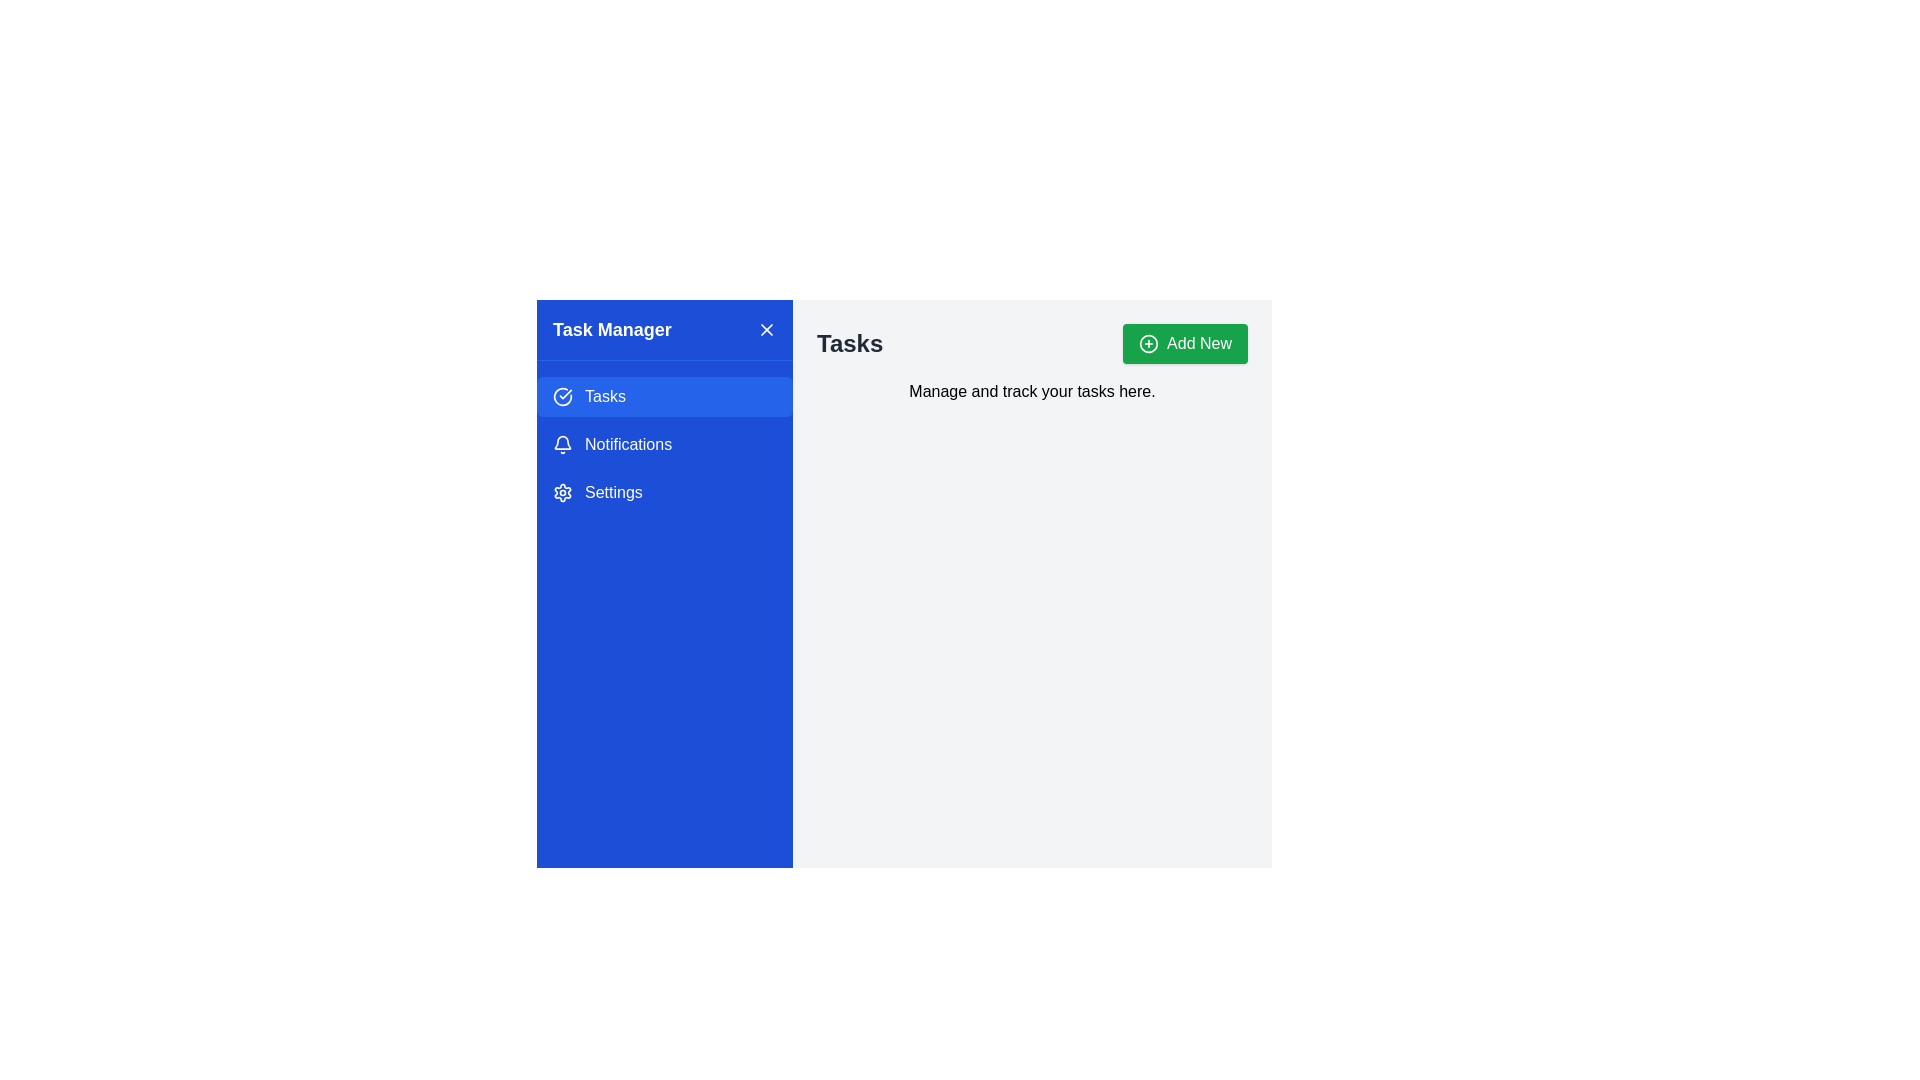  What do you see at coordinates (1032, 392) in the screenshot?
I see `the static text element located beneath the 'Add New' button and the 'Tasks' title, which serves as a description or guidance message for users` at bounding box center [1032, 392].